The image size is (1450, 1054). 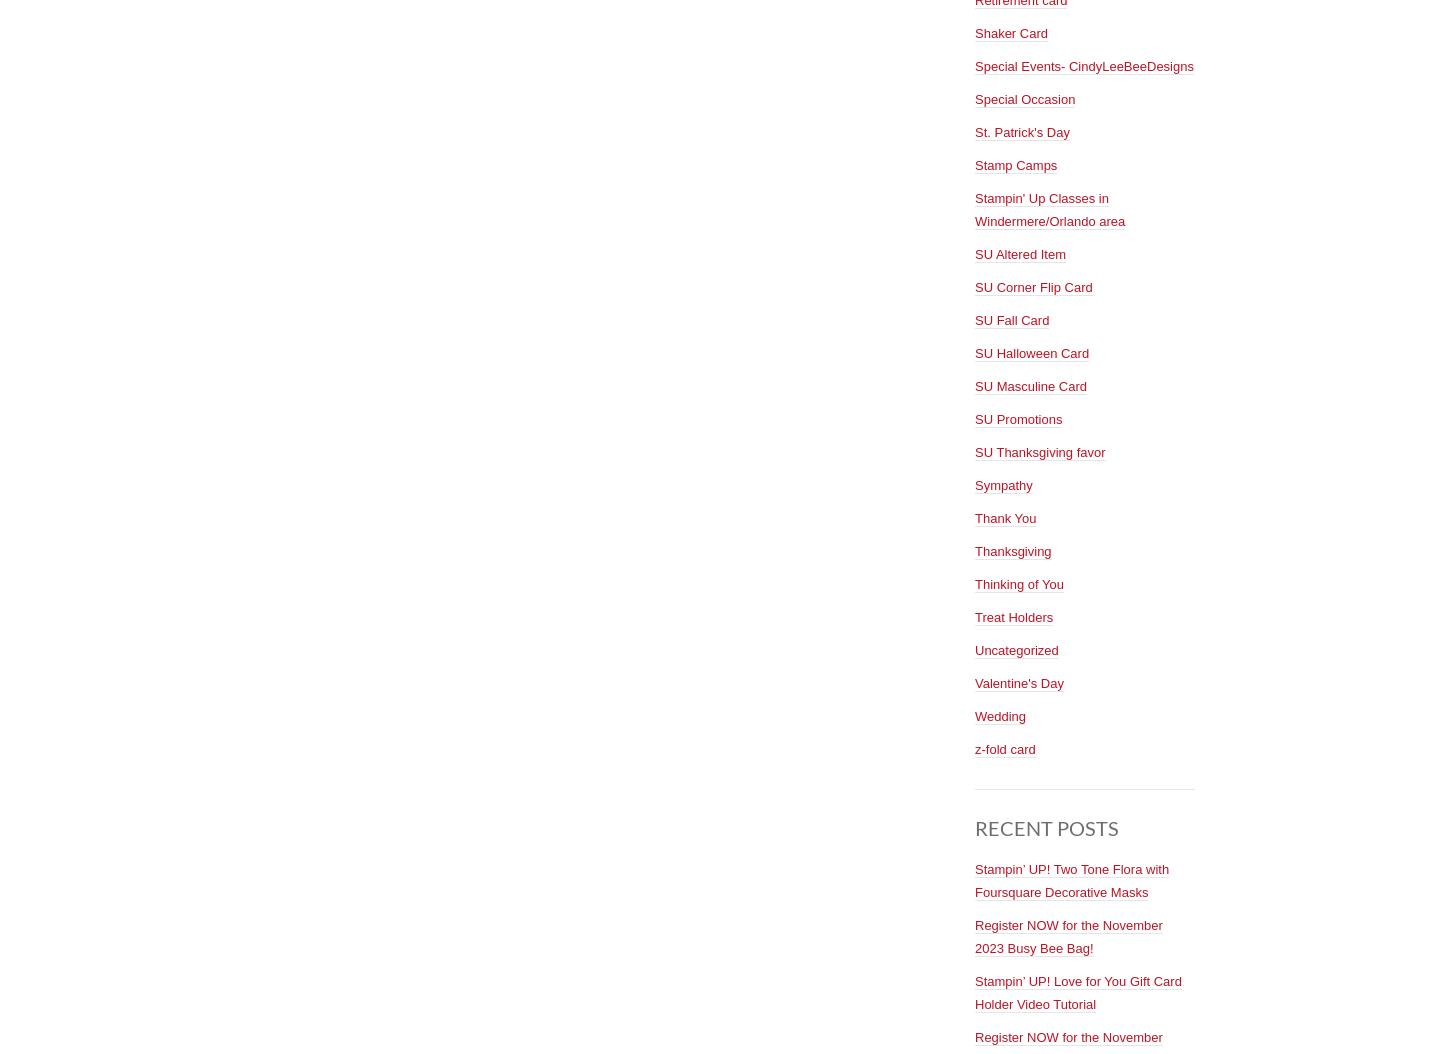 I want to click on 'SU Fall Card', so click(x=1011, y=319).